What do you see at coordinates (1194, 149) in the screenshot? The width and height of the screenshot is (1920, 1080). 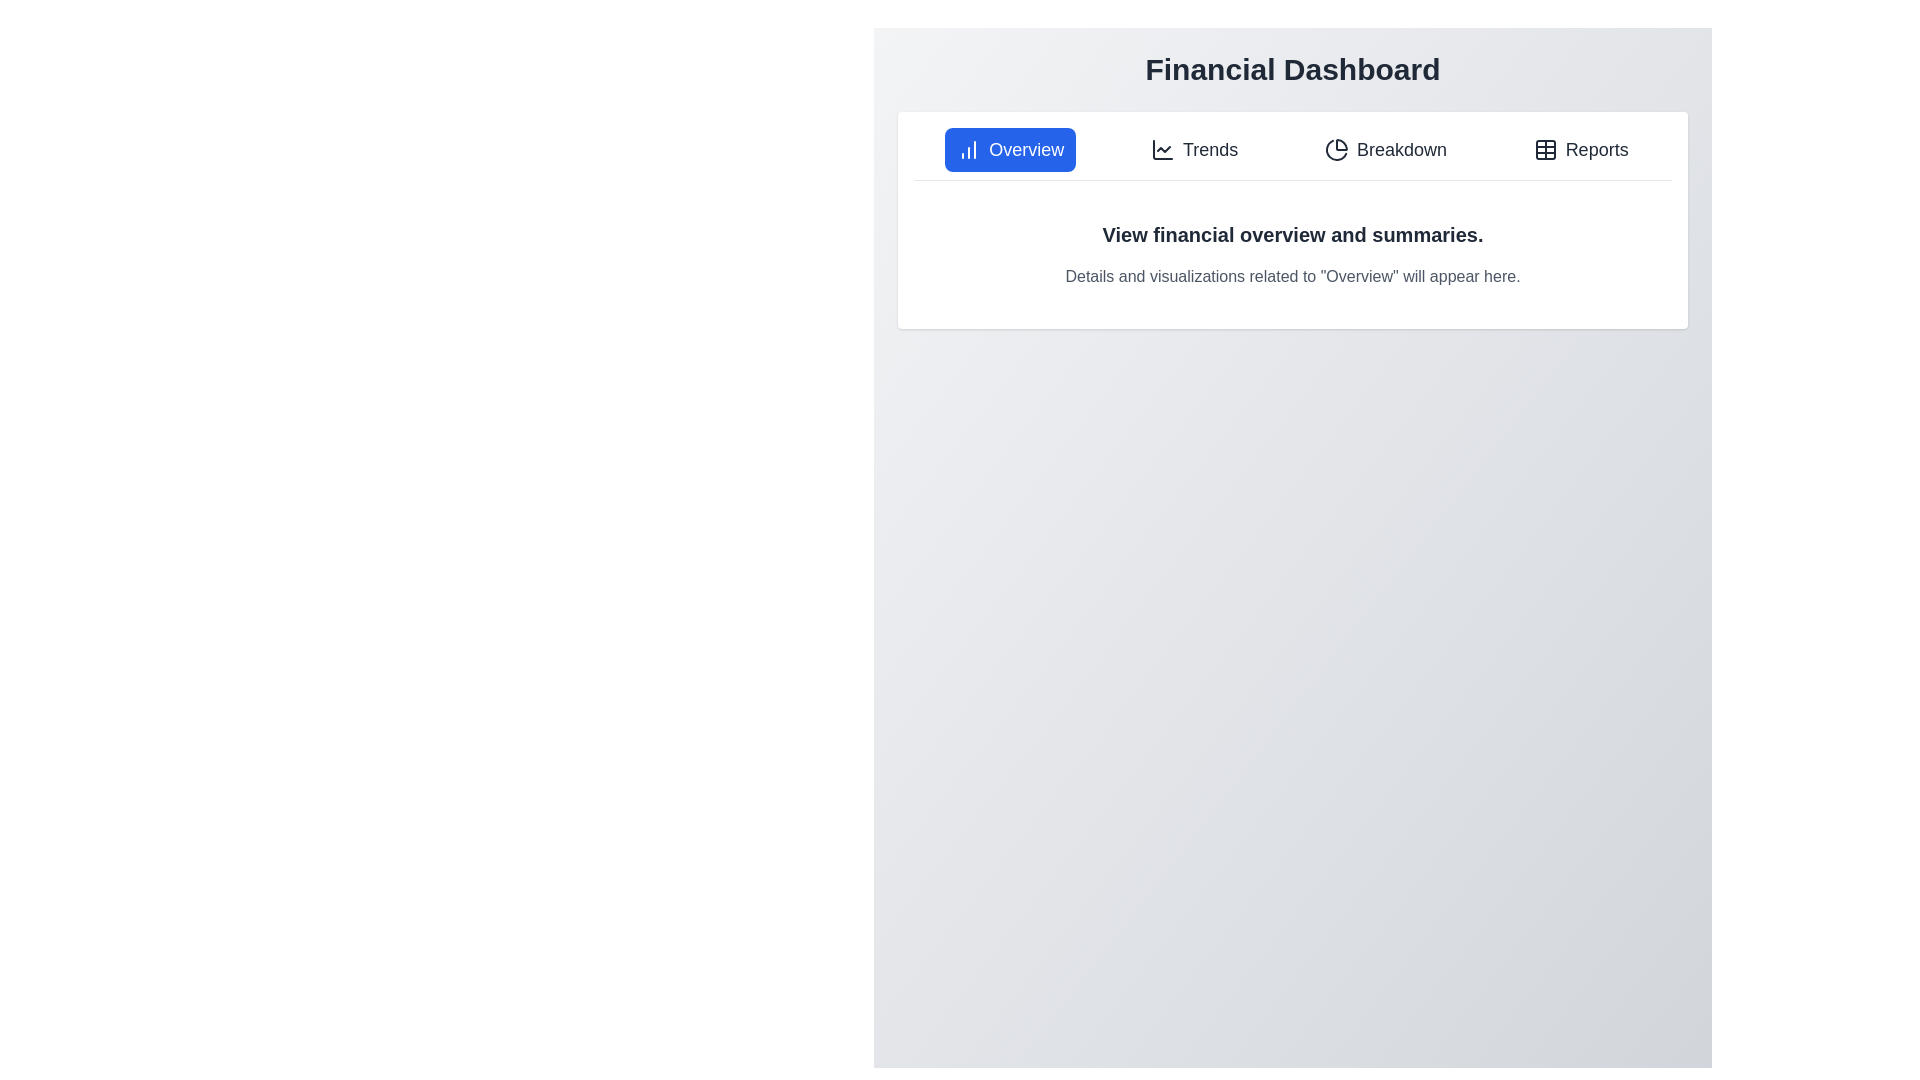 I see `the Trends tab to view its content` at bounding box center [1194, 149].